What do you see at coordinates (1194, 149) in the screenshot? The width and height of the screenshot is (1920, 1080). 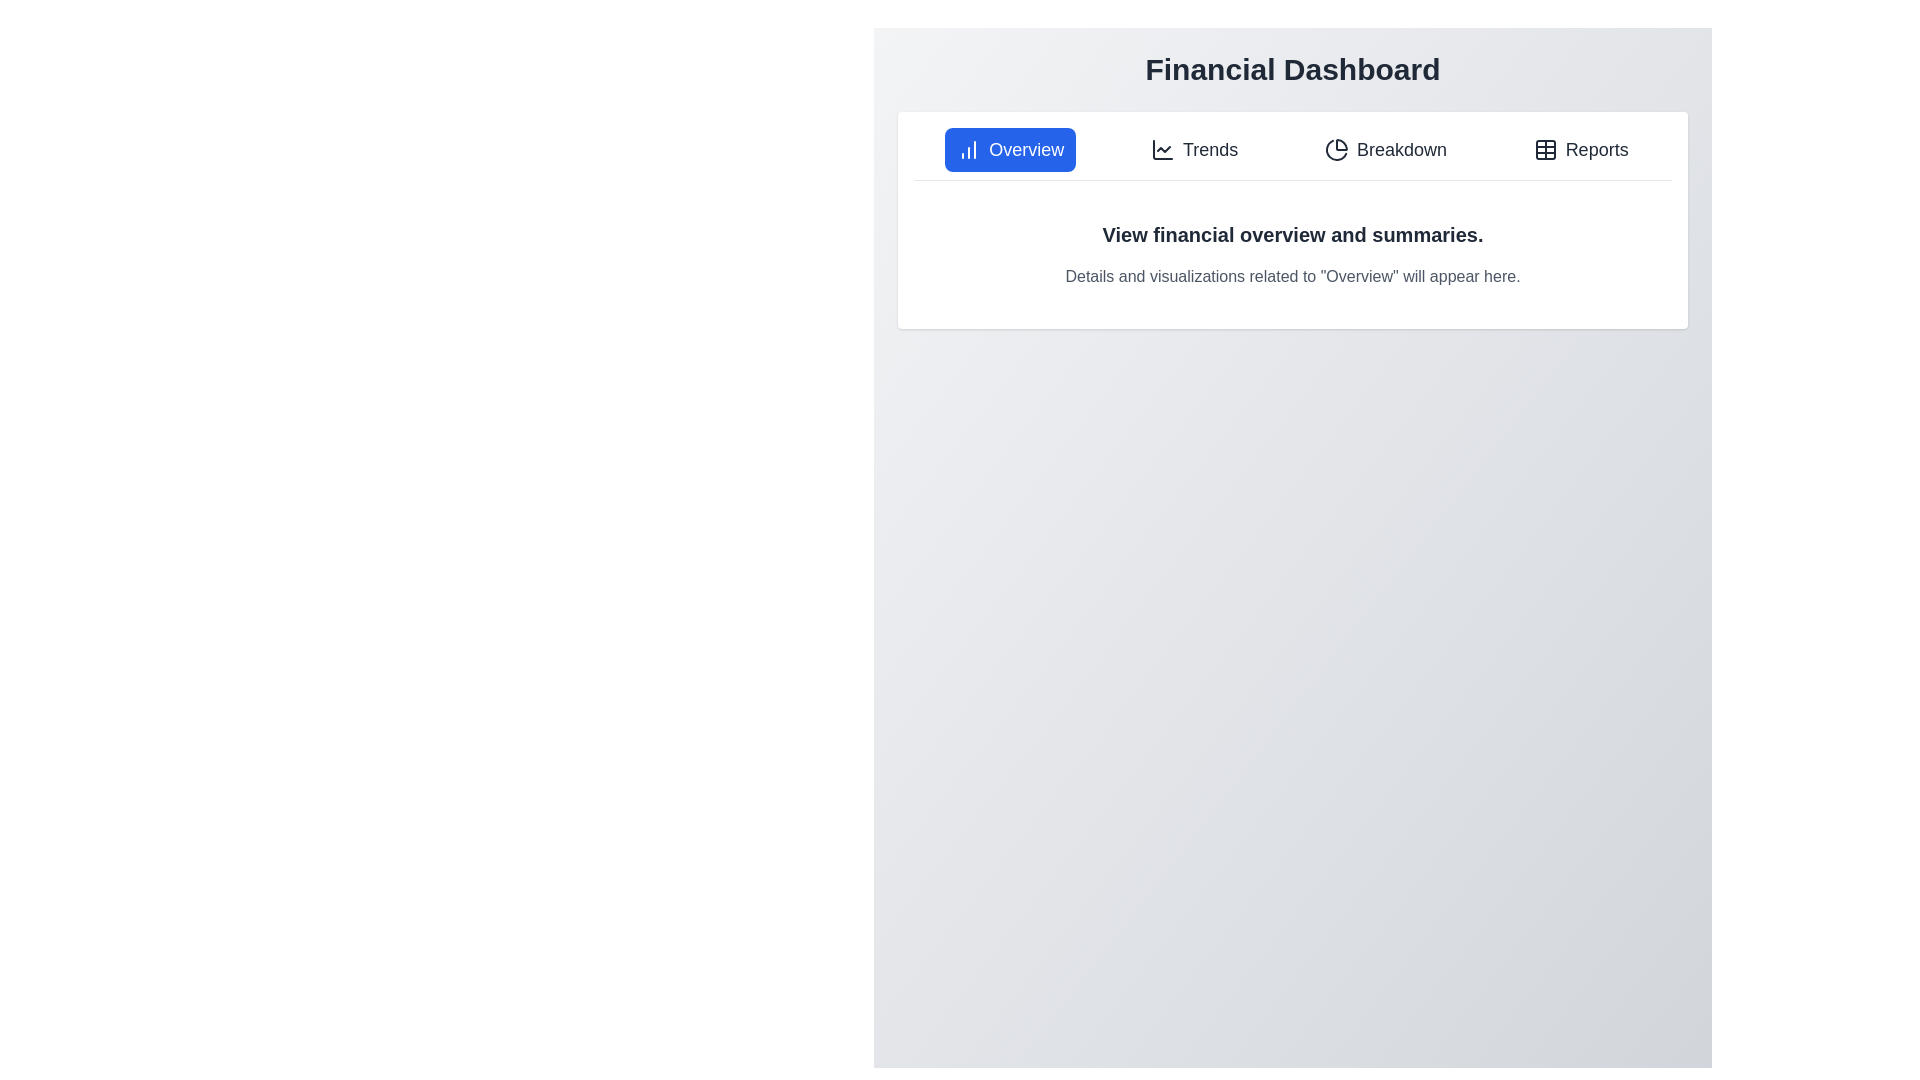 I see `the Trends tab to view its content` at bounding box center [1194, 149].